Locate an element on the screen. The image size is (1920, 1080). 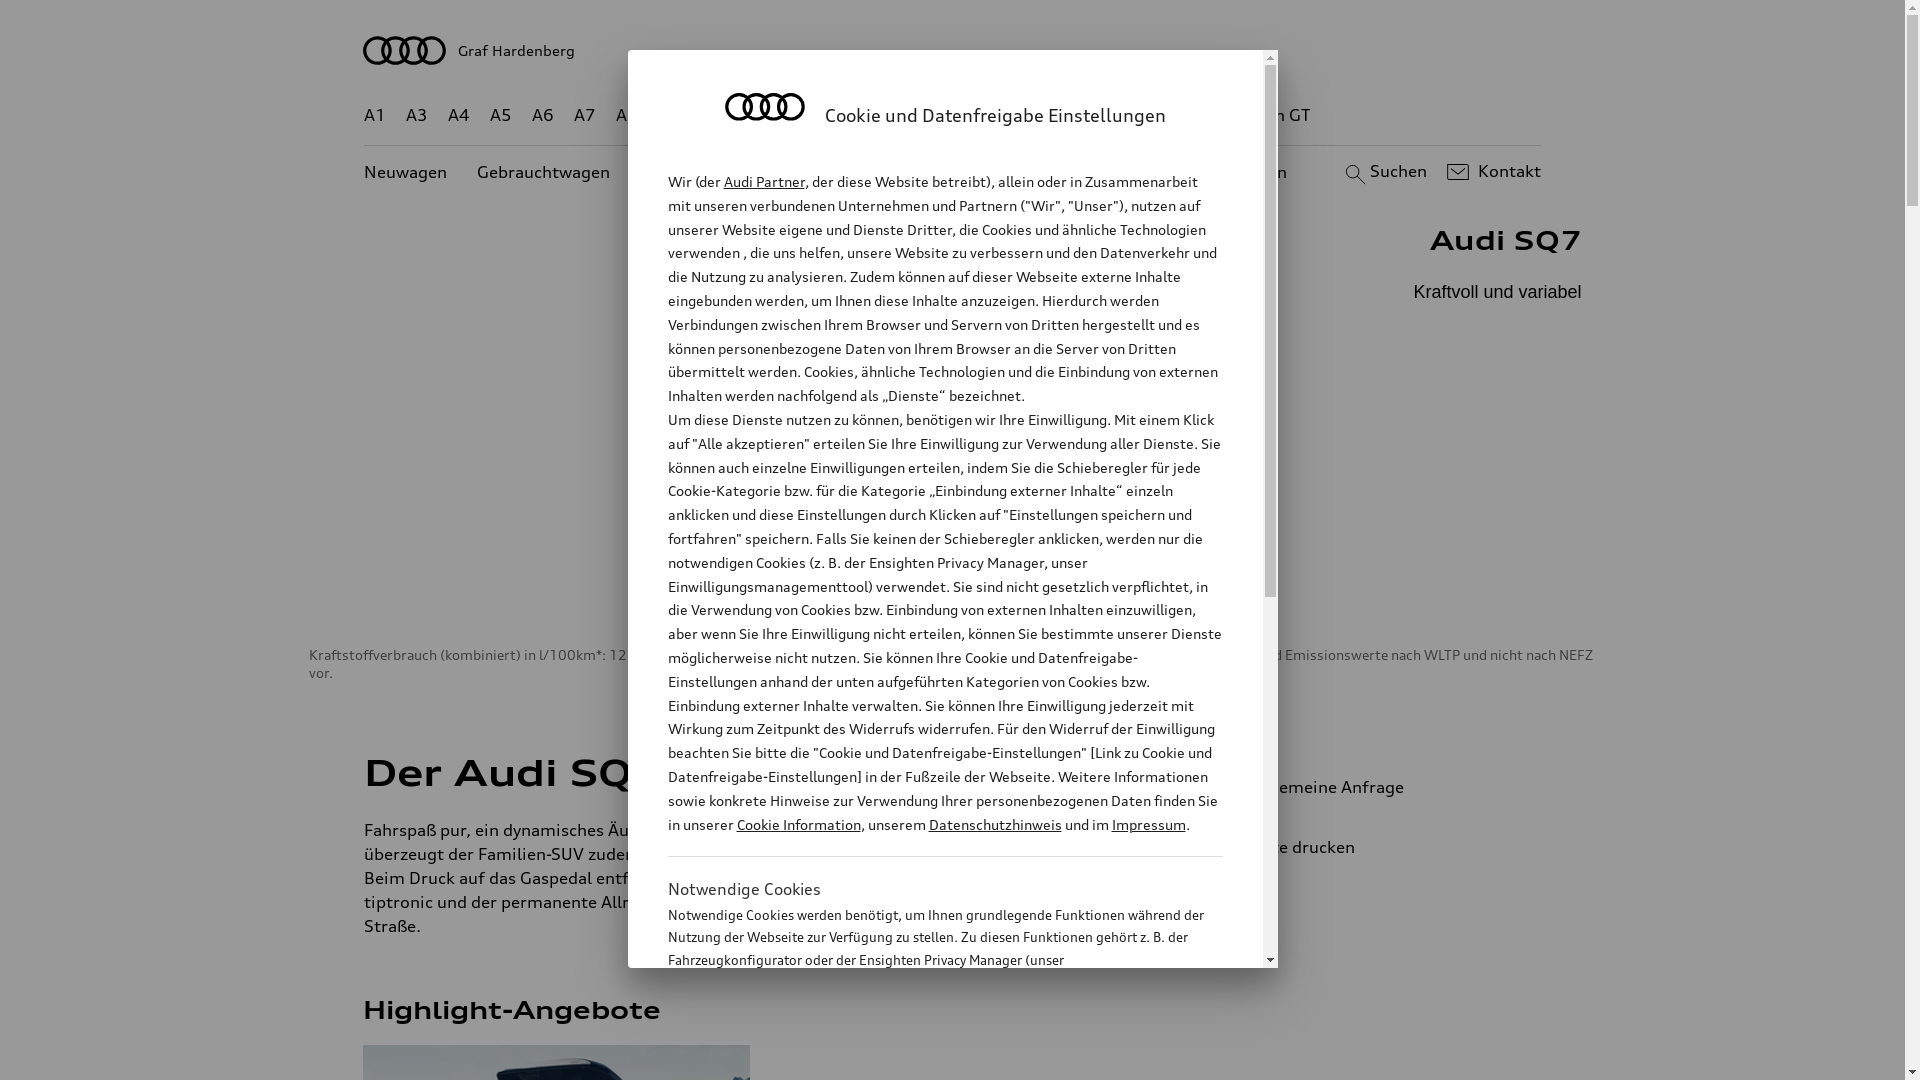
'Q2' is located at coordinates (657, 115).